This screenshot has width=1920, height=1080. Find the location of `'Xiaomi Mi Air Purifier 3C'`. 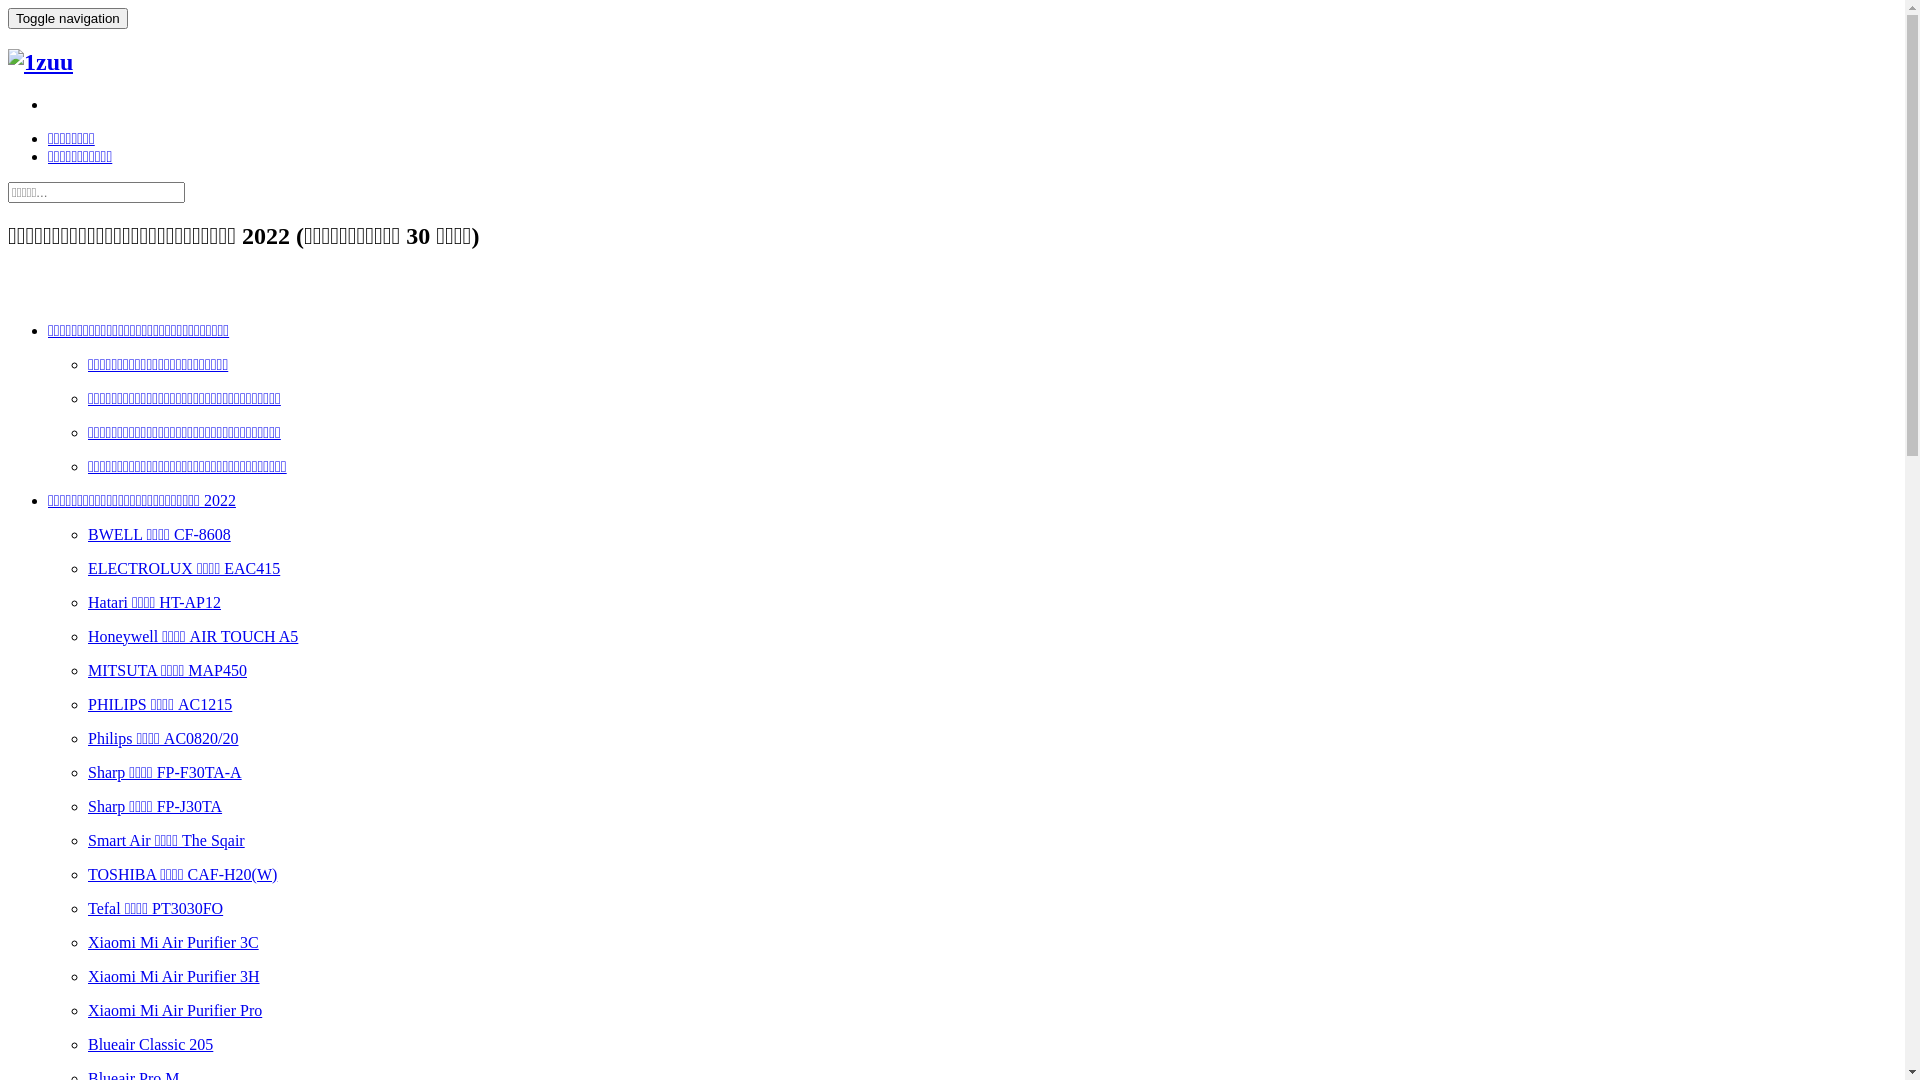

'Xiaomi Mi Air Purifier 3C' is located at coordinates (173, 942).